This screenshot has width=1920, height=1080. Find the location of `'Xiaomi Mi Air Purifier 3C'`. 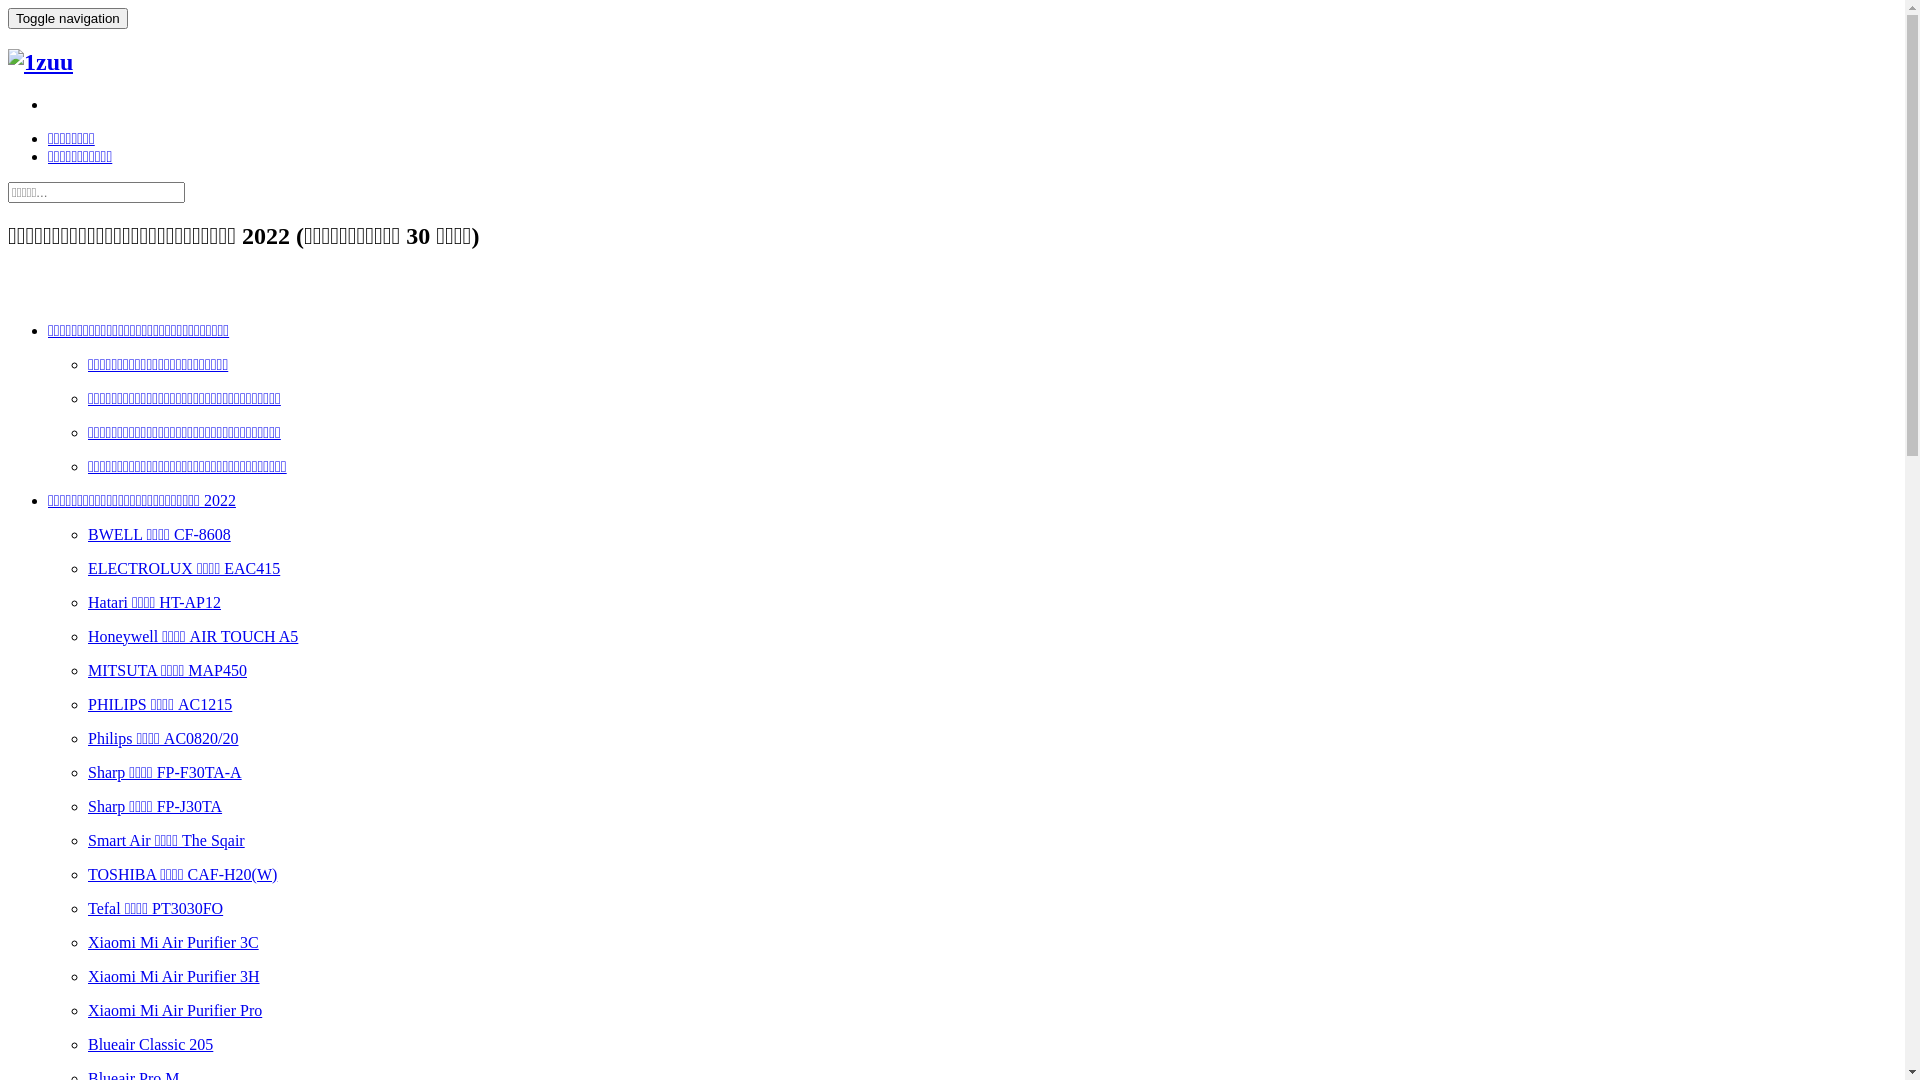

'Xiaomi Mi Air Purifier 3C' is located at coordinates (173, 942).